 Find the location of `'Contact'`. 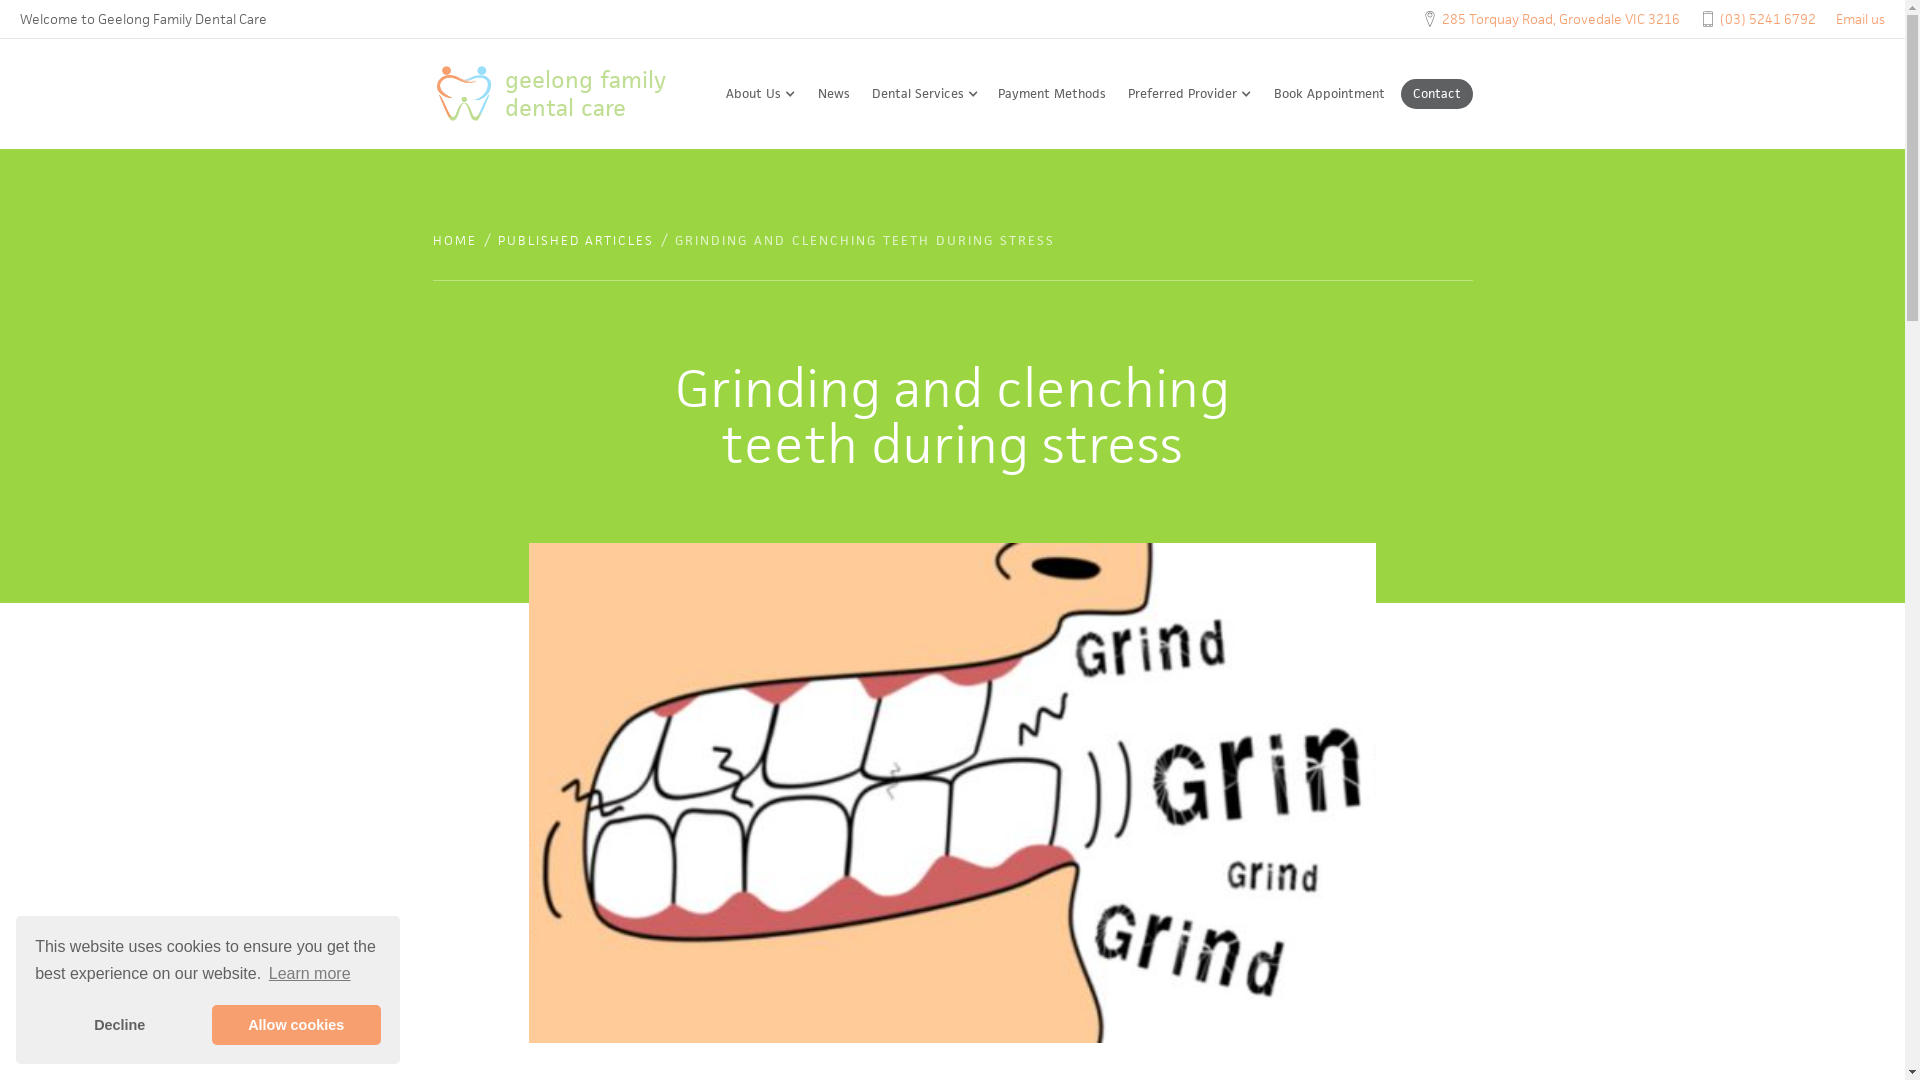

'Contact' is located at coordinates (1434, 93).